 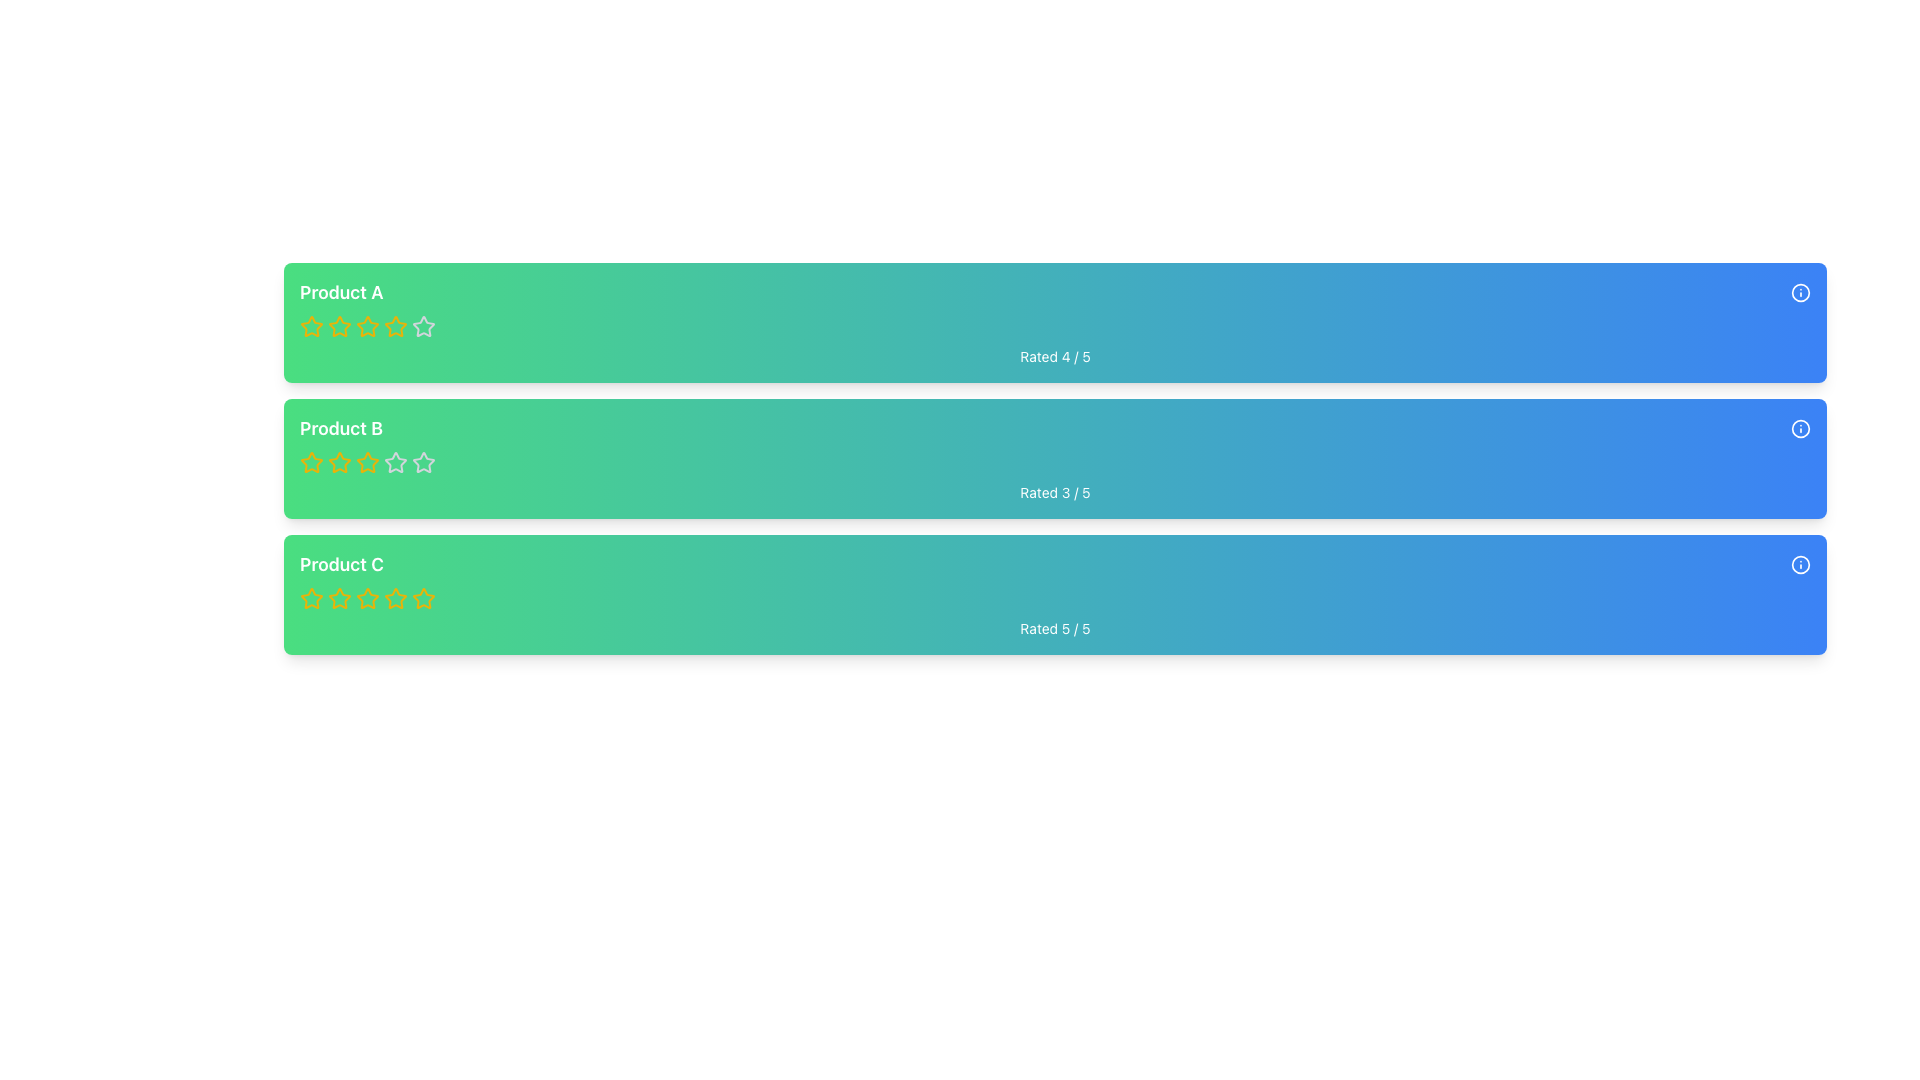 What do you see at coordinates (422, 597) in the screenshot?
I see `the fifth star icon representing a rating of 5 for 'Product C' to gauge the product's rating` at bounding box center [422, 597].